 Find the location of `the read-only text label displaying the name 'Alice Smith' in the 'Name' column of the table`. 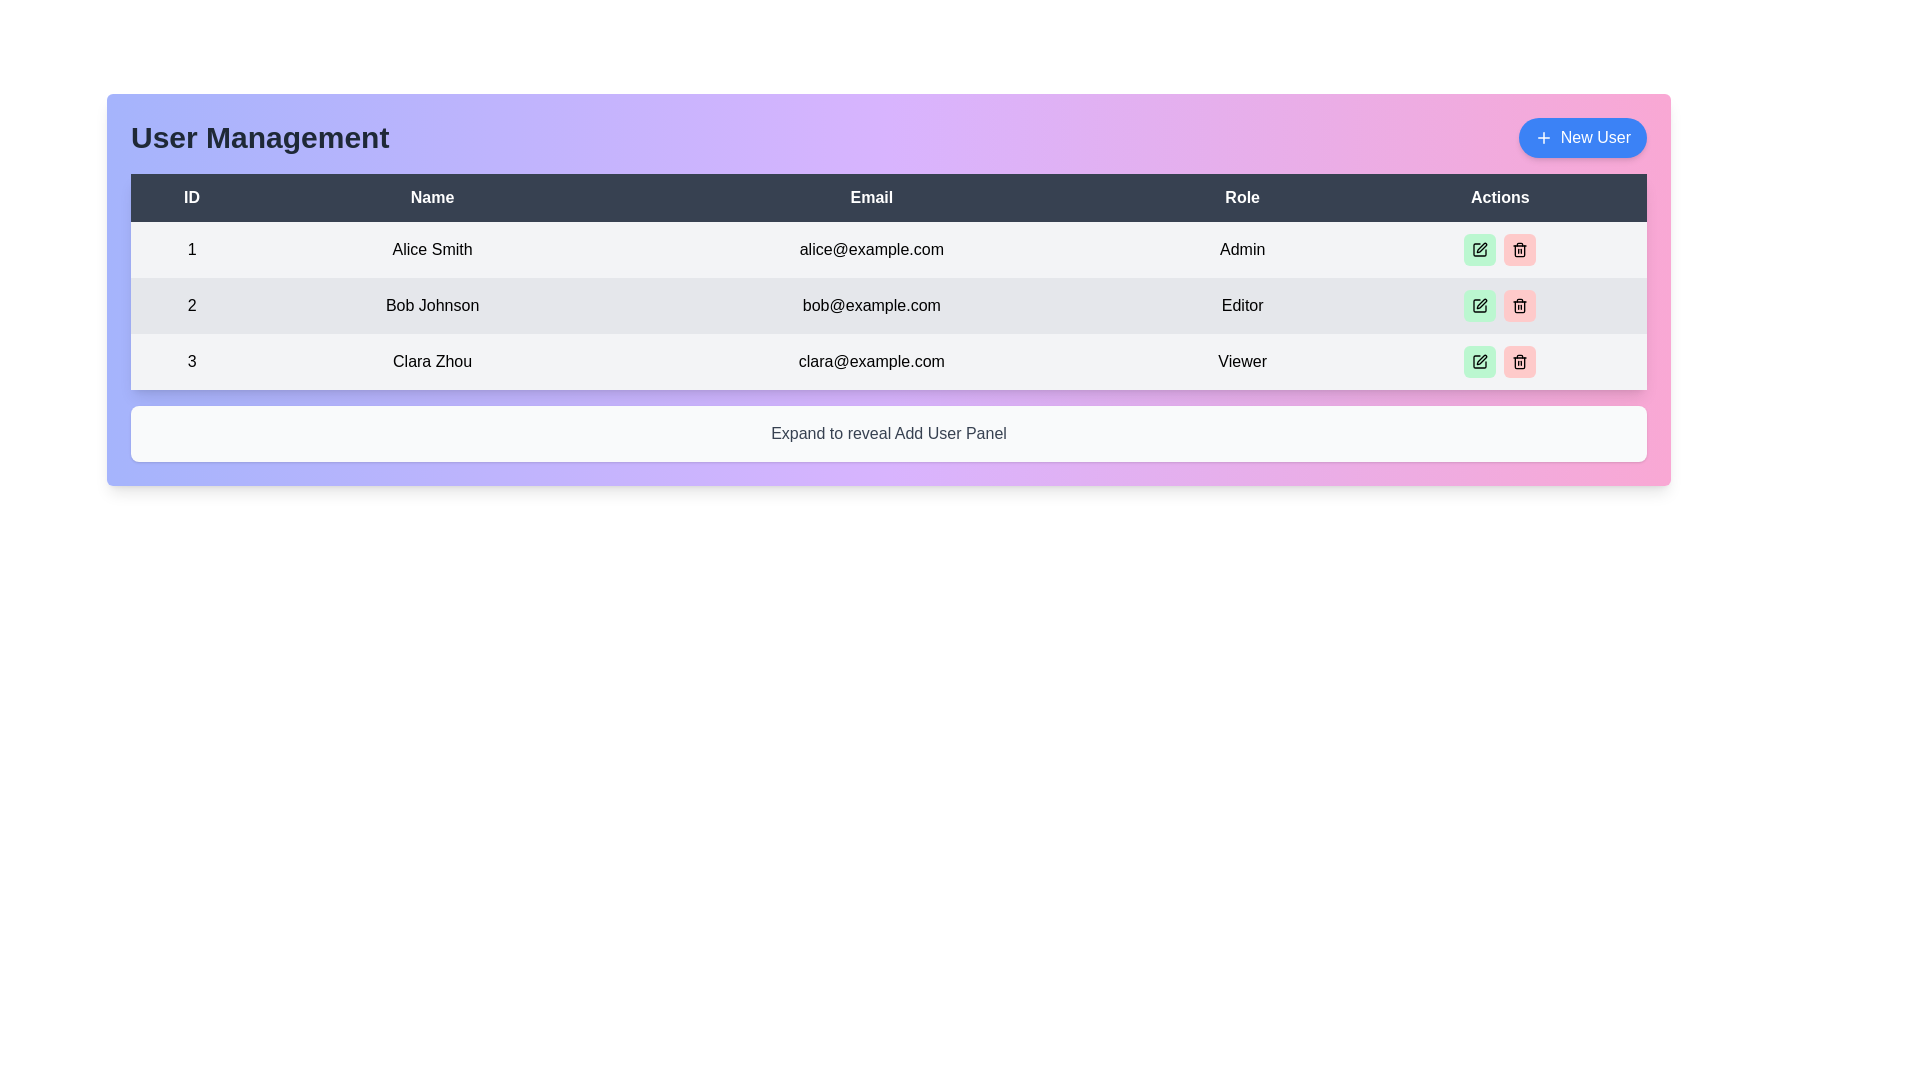

the read-only text label displaying the name 'Alice Smith' in the 'Name' column of the table is located at coordinates (431, 249).